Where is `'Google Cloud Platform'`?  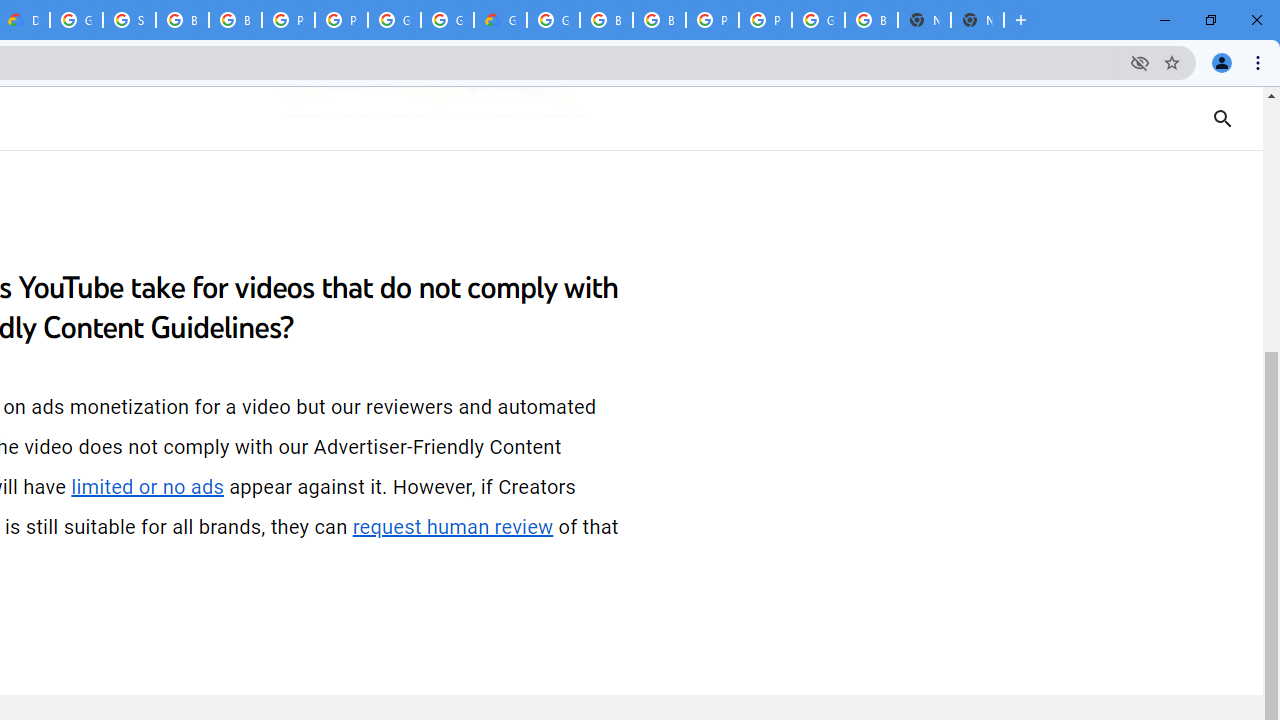
'Google Cloud Platform' is located at coordinates (553, 20).